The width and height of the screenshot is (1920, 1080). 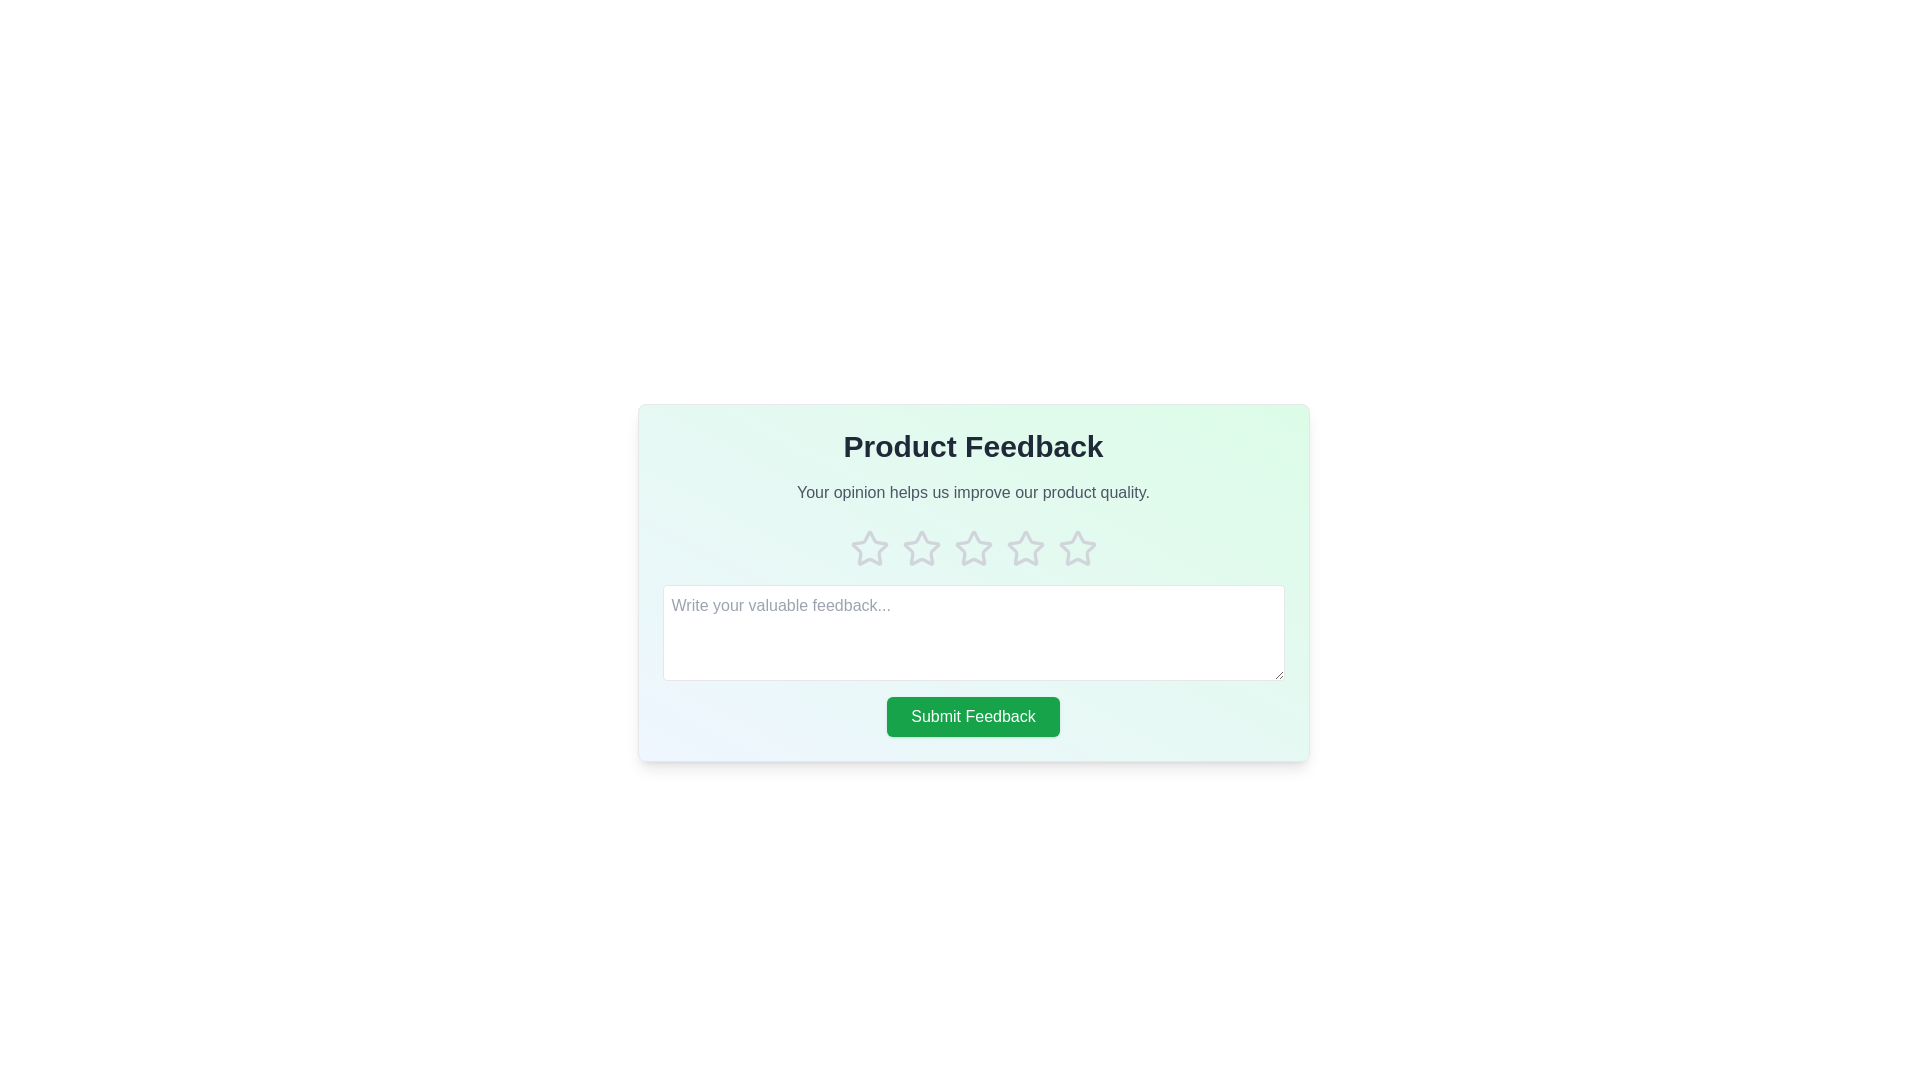 What do you see at coordinates (973, 548) in the screenshot?
I see `the fourth star icon in the rating system to observe the hover effect` at bounding box center [973, 548].